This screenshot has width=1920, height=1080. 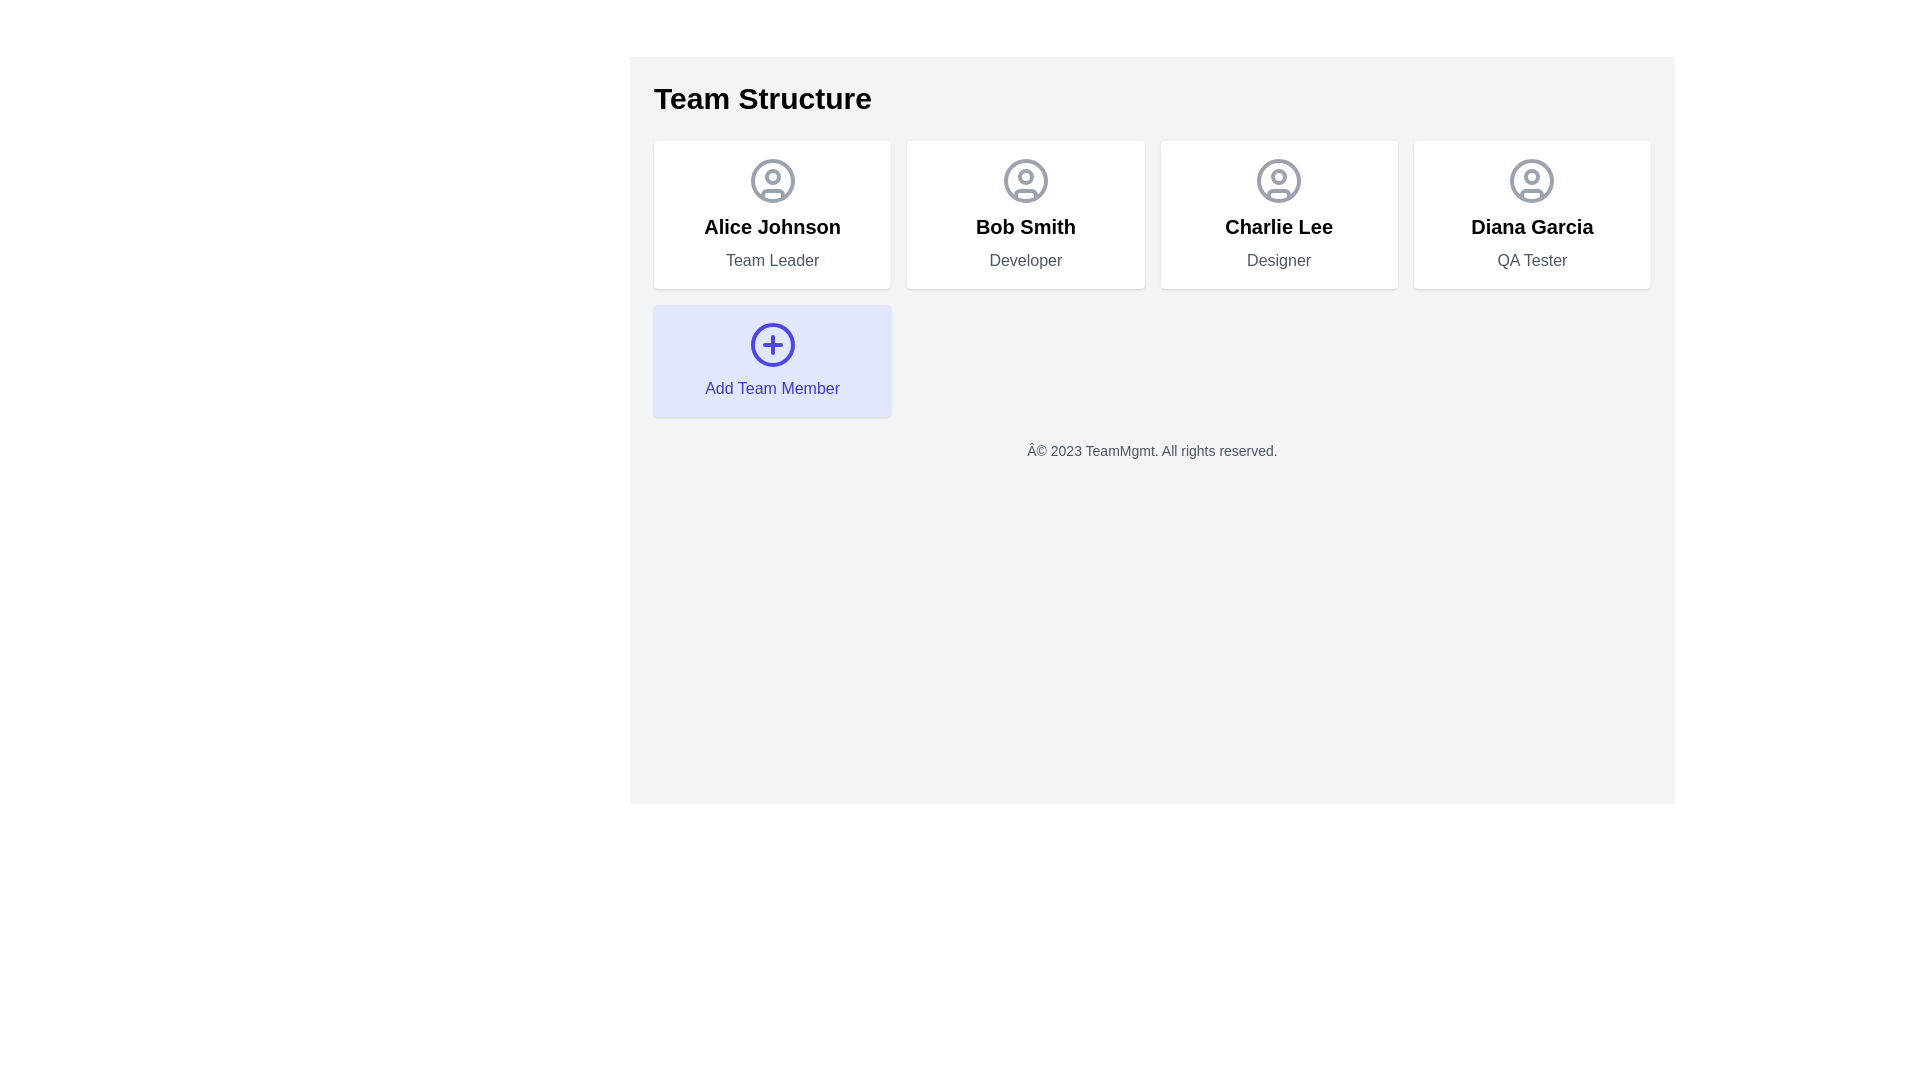 I want to click on the Profile Card of Diana Garcia, which features a circular user icon and the text 'QA Tester' below her name, located as the fourth card in the top row of team member cards, so click(x=1531, y=215).